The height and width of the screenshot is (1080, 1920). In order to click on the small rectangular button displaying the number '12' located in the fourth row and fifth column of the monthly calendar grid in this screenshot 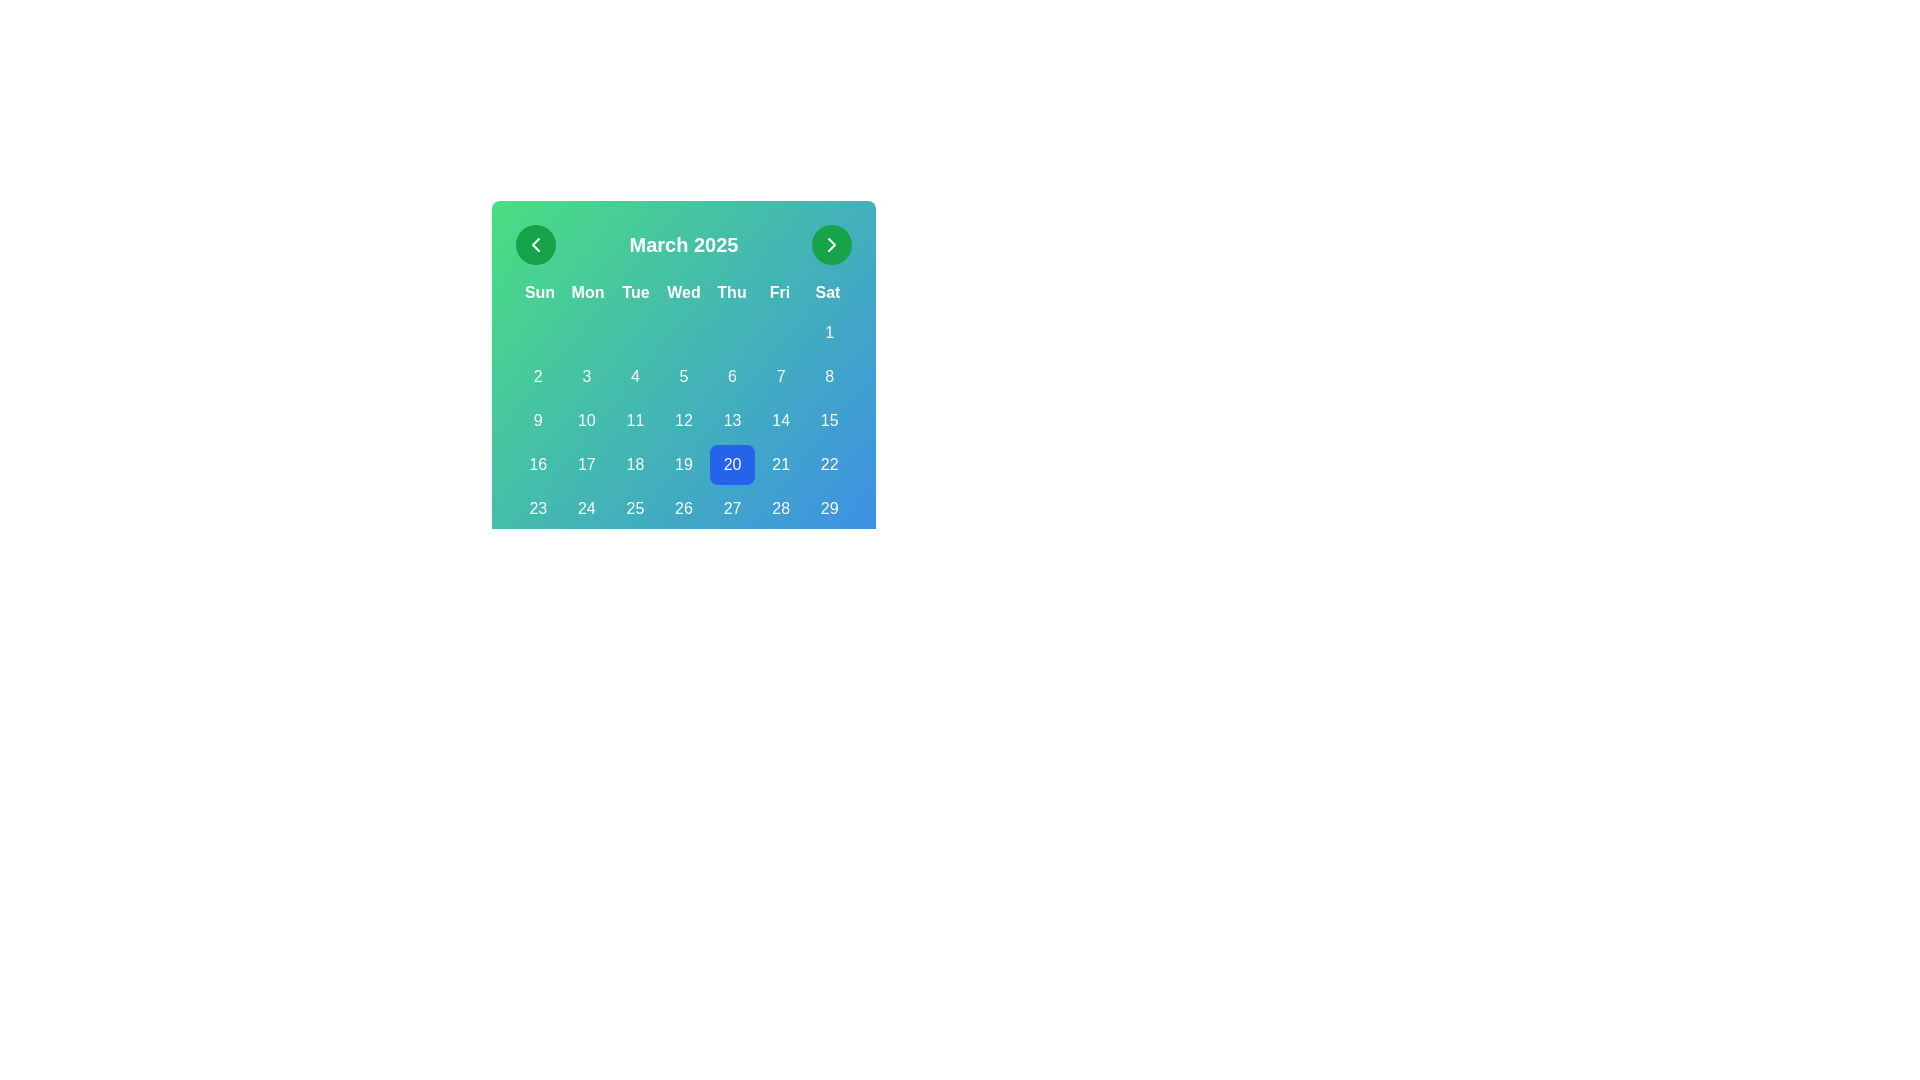, I will do `click(683, 419)`.